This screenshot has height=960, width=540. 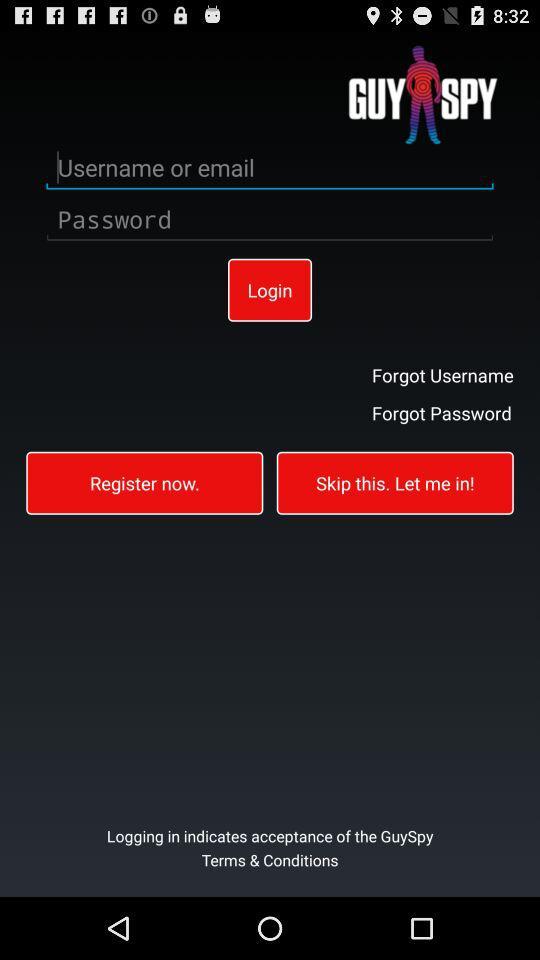 I want to click on the item below login button, so click(x=143, y=481).